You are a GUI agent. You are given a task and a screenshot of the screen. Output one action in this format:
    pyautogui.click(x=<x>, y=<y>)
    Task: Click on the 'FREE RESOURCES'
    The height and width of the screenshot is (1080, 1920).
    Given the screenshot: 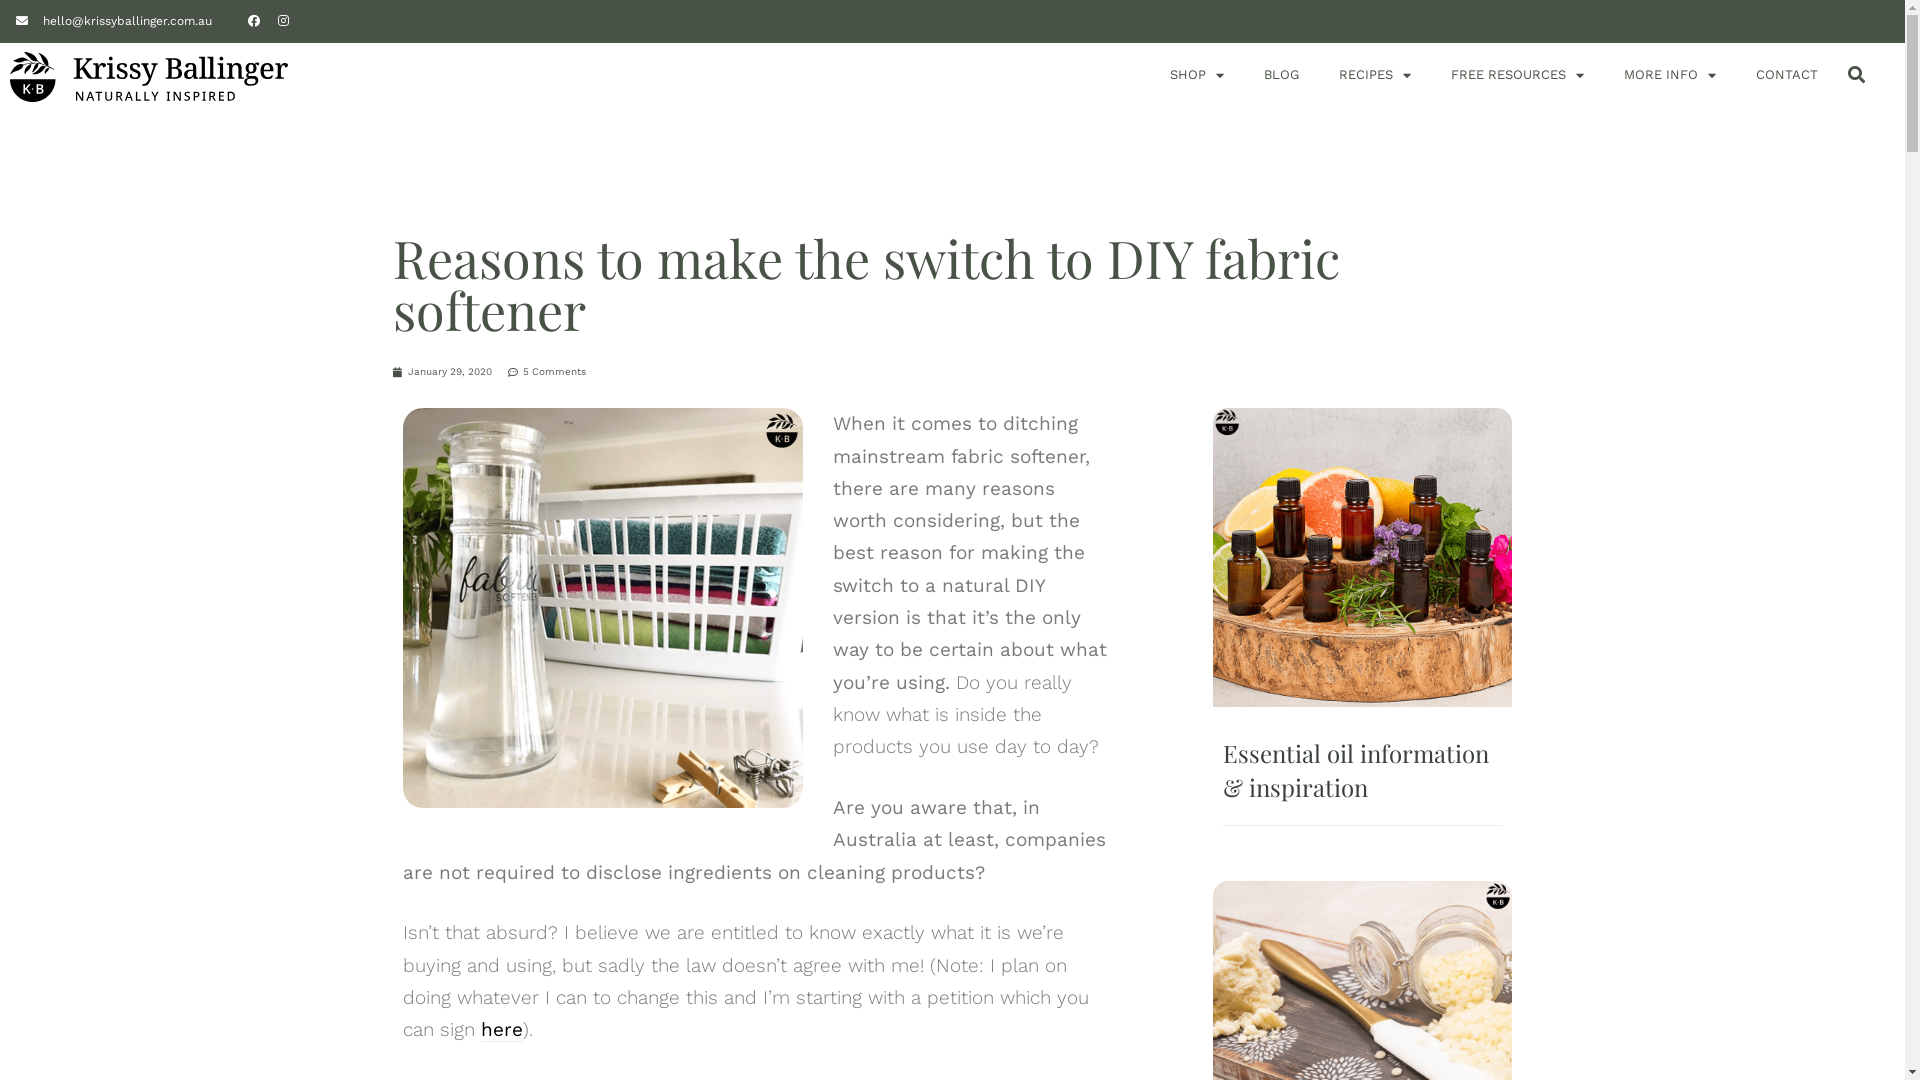 What is the action you would take?
    pyautogui.click(x=1517, y=73)
    